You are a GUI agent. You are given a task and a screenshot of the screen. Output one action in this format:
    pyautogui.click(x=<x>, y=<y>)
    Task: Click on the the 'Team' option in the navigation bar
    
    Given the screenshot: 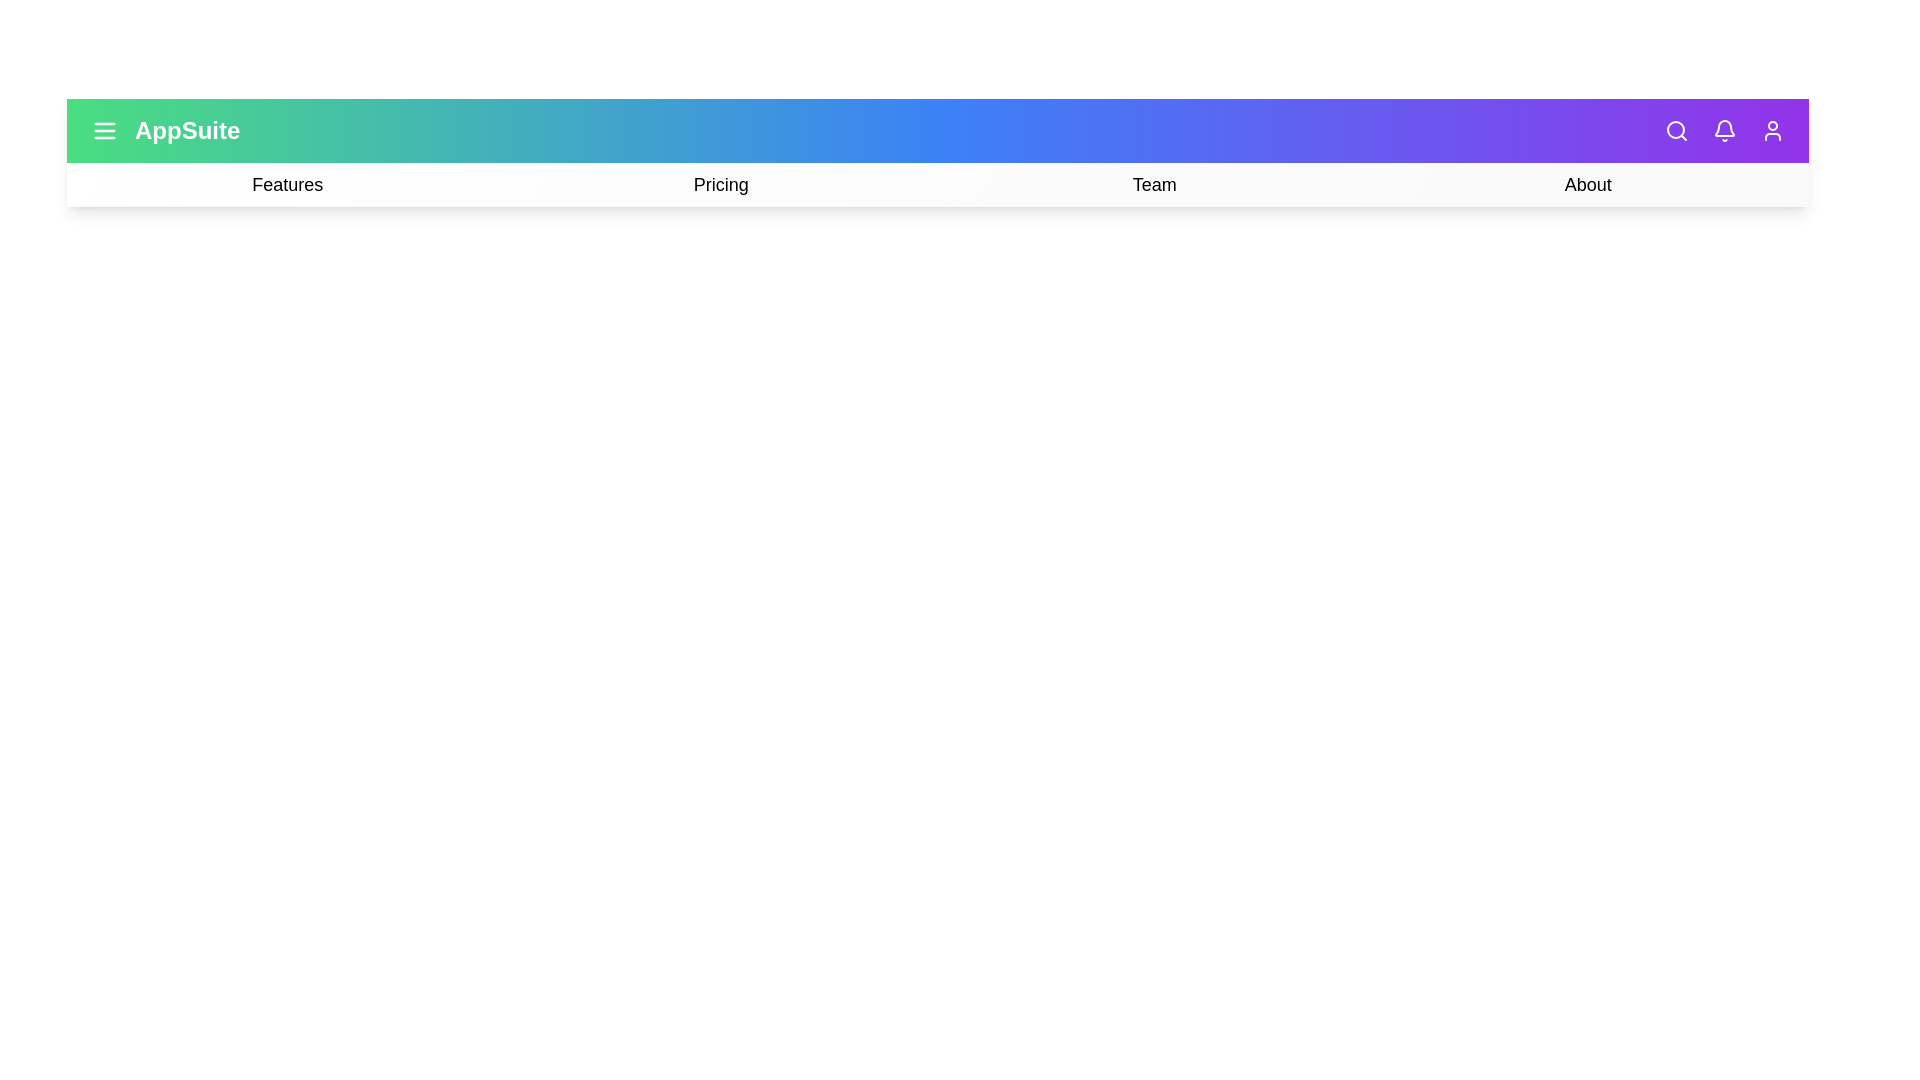 What is the action you would take?
    pyautogui.click(x=1154, y=185)
    